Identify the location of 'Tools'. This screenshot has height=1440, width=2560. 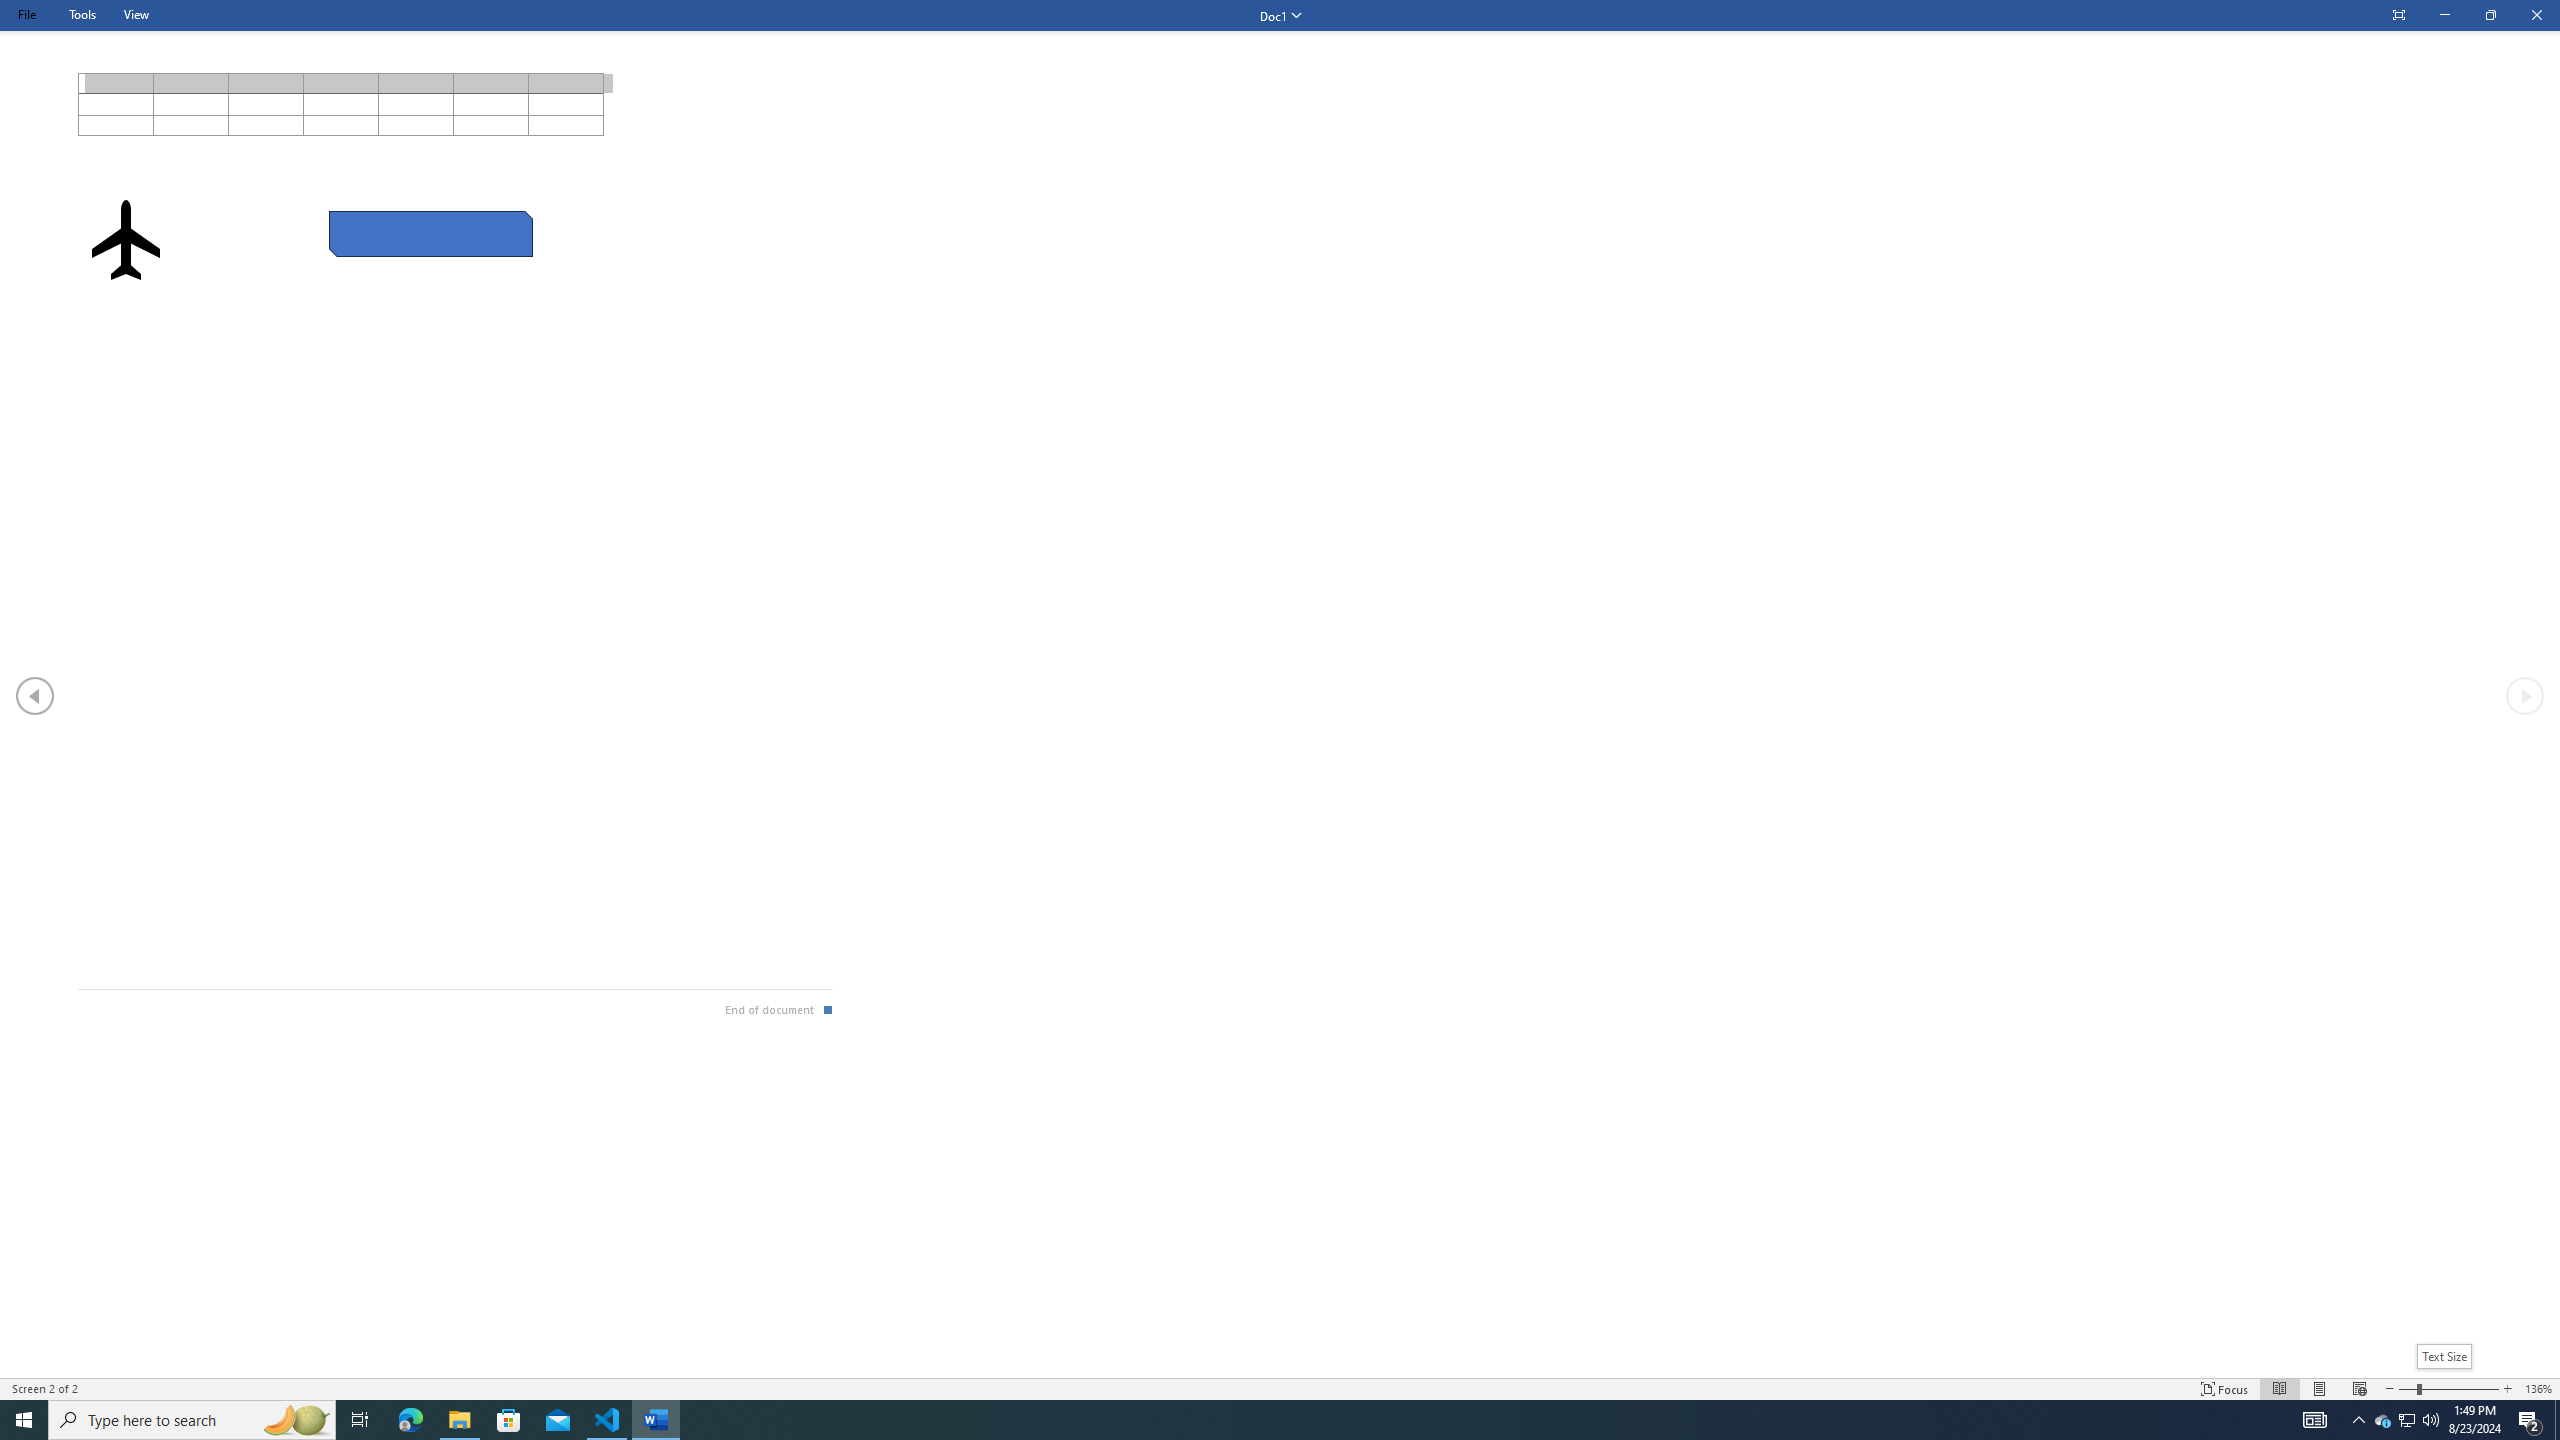
(81, 14).